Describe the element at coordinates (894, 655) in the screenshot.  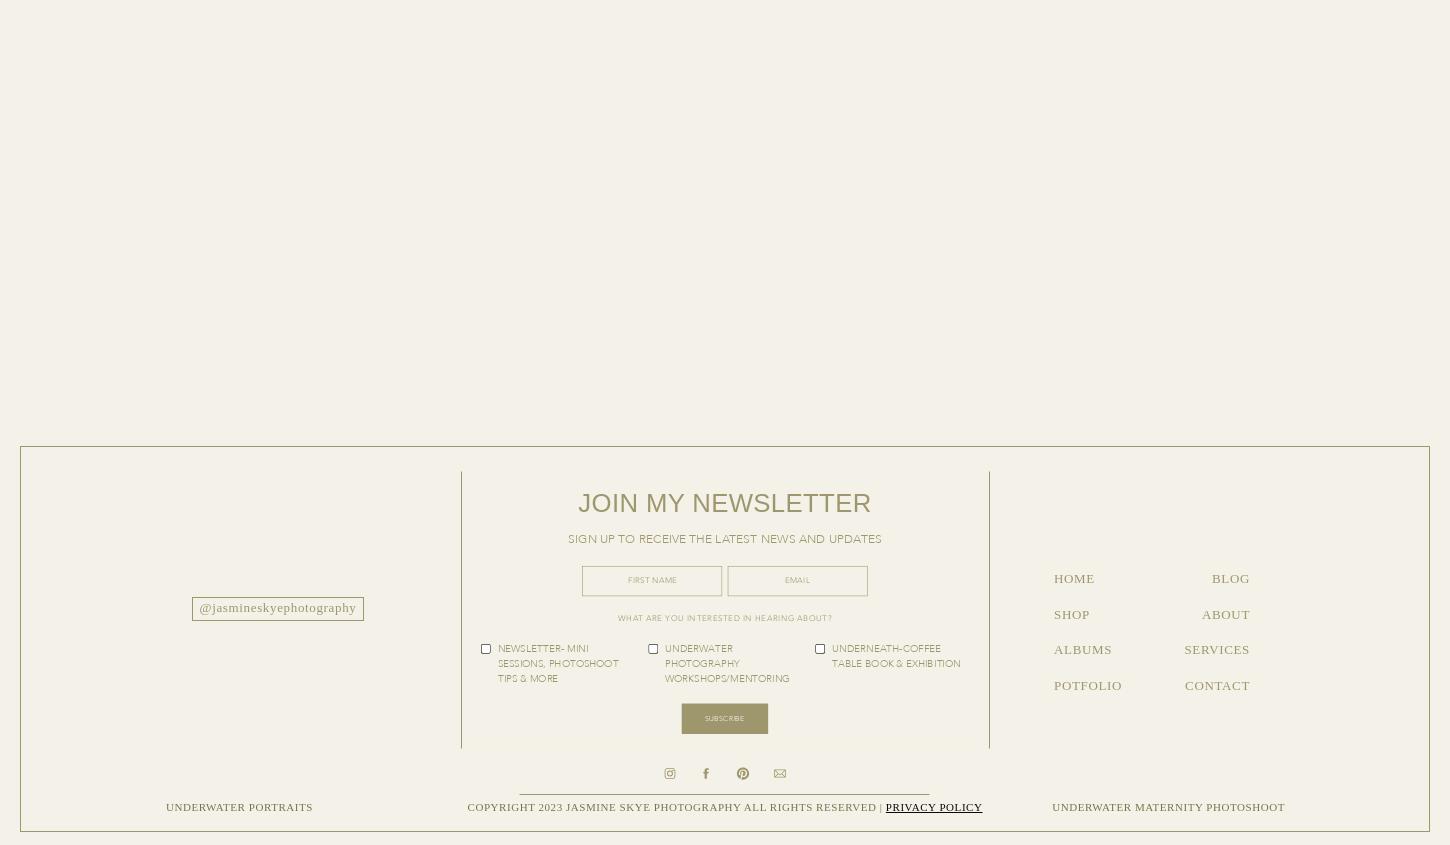
I see `'Underneath-coffee table book & exhibition'` at that location.